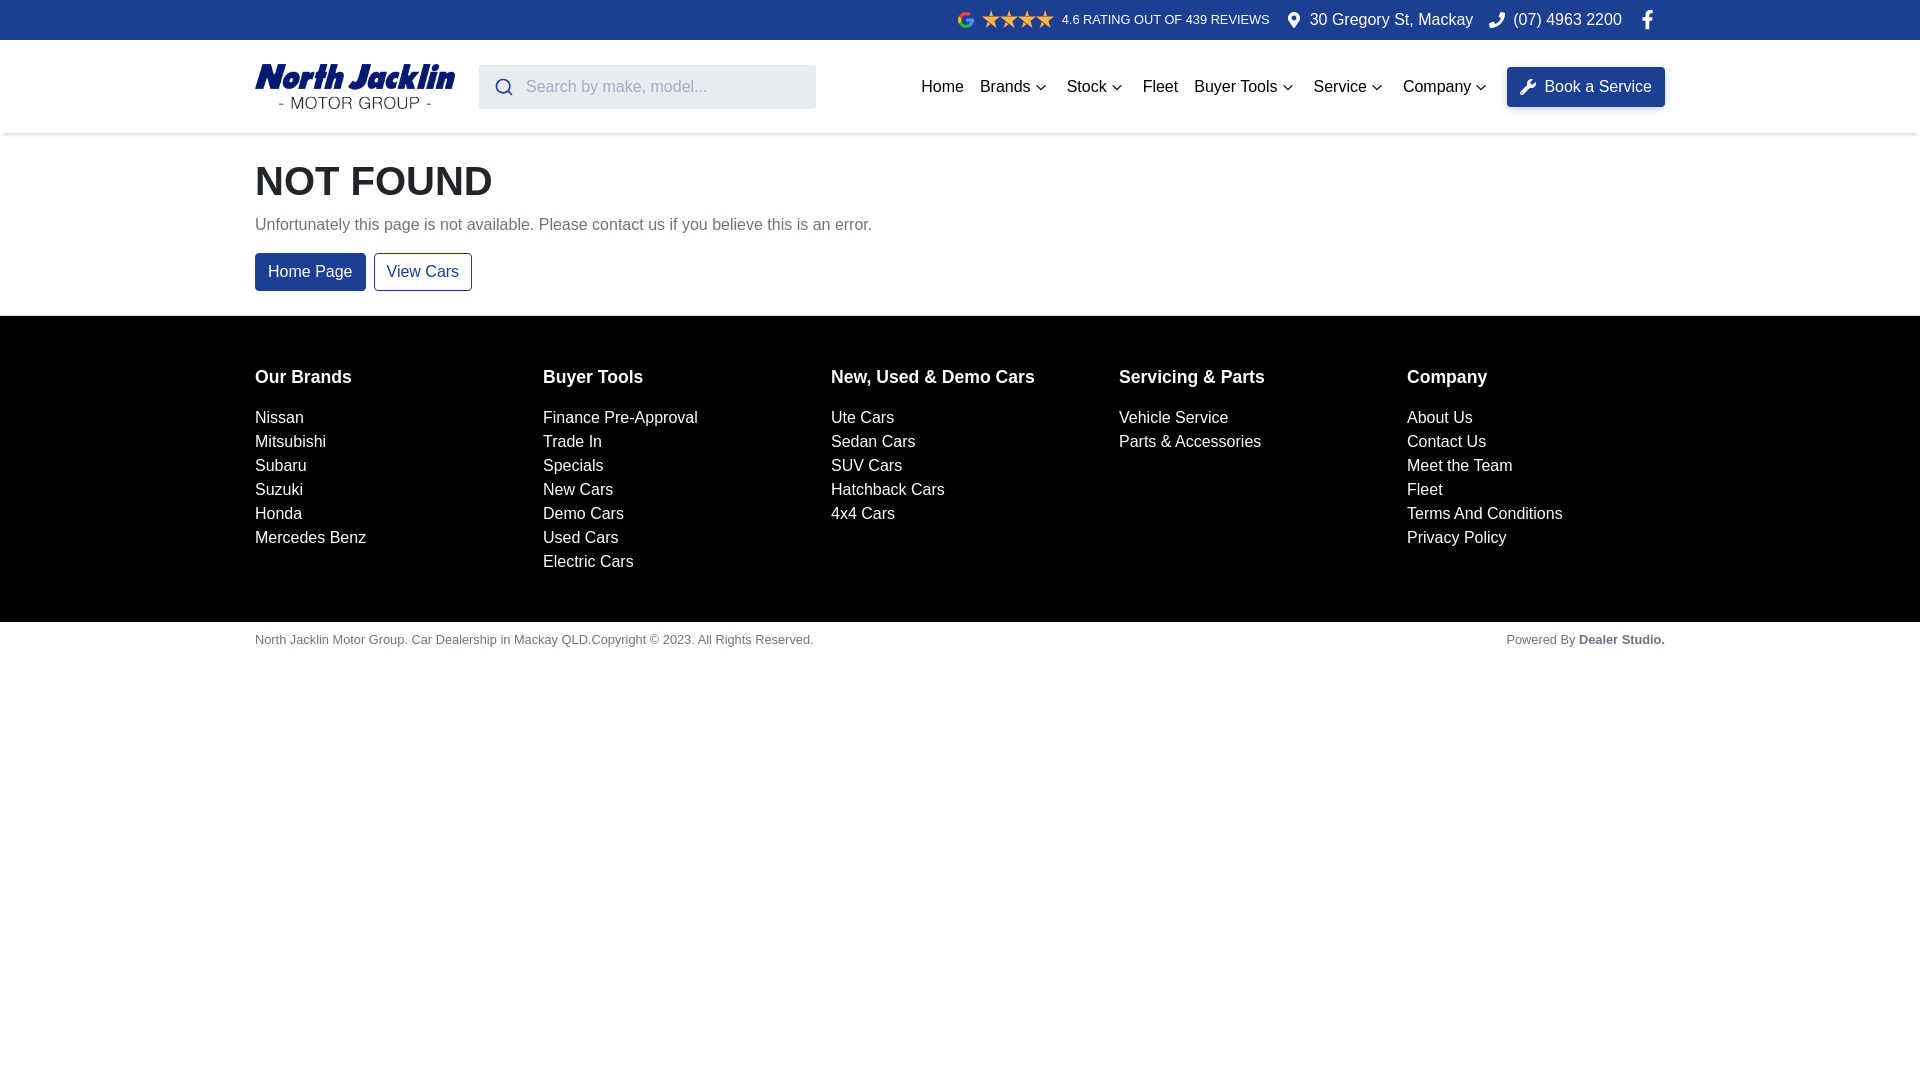 The image size is (1920, 1080). I want to click on 'Meet the Team', so click(1459, 465).